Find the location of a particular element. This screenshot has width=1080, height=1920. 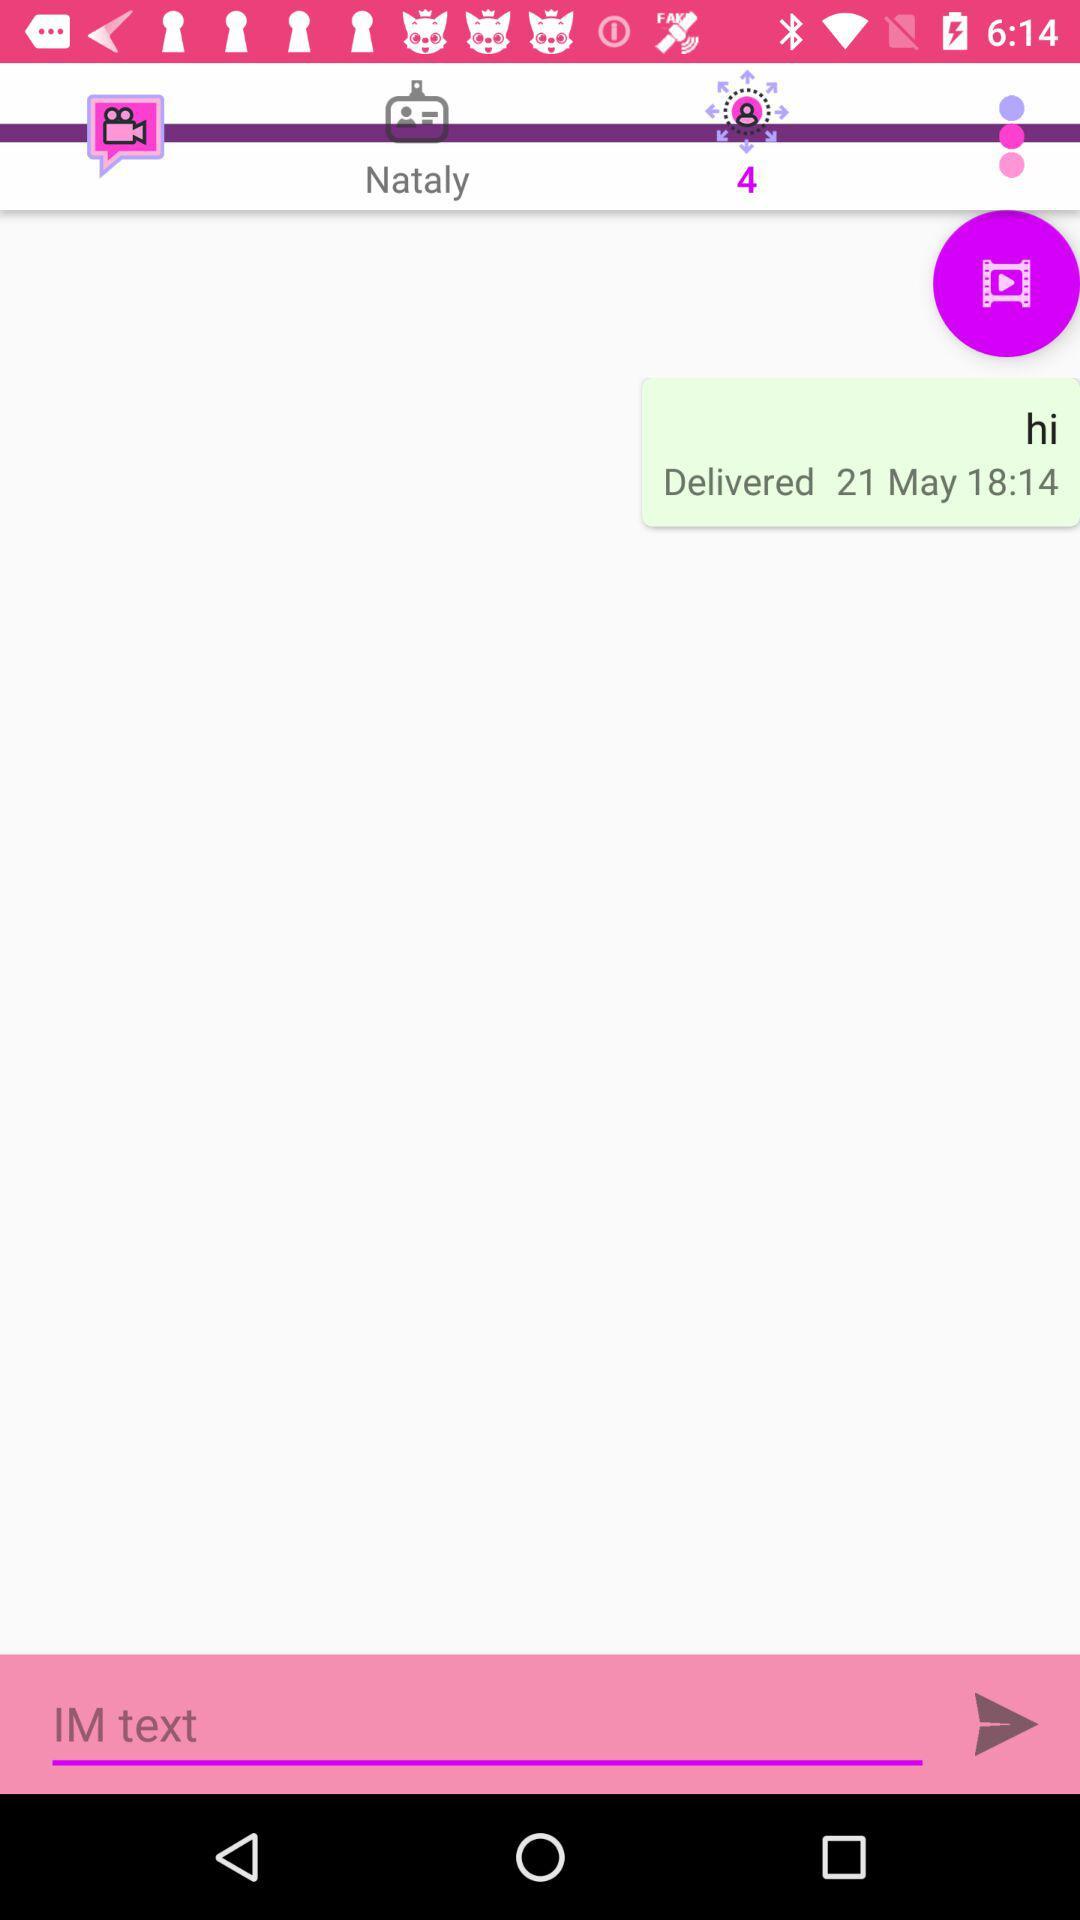

send text is located at coordinates (1006, 1723).